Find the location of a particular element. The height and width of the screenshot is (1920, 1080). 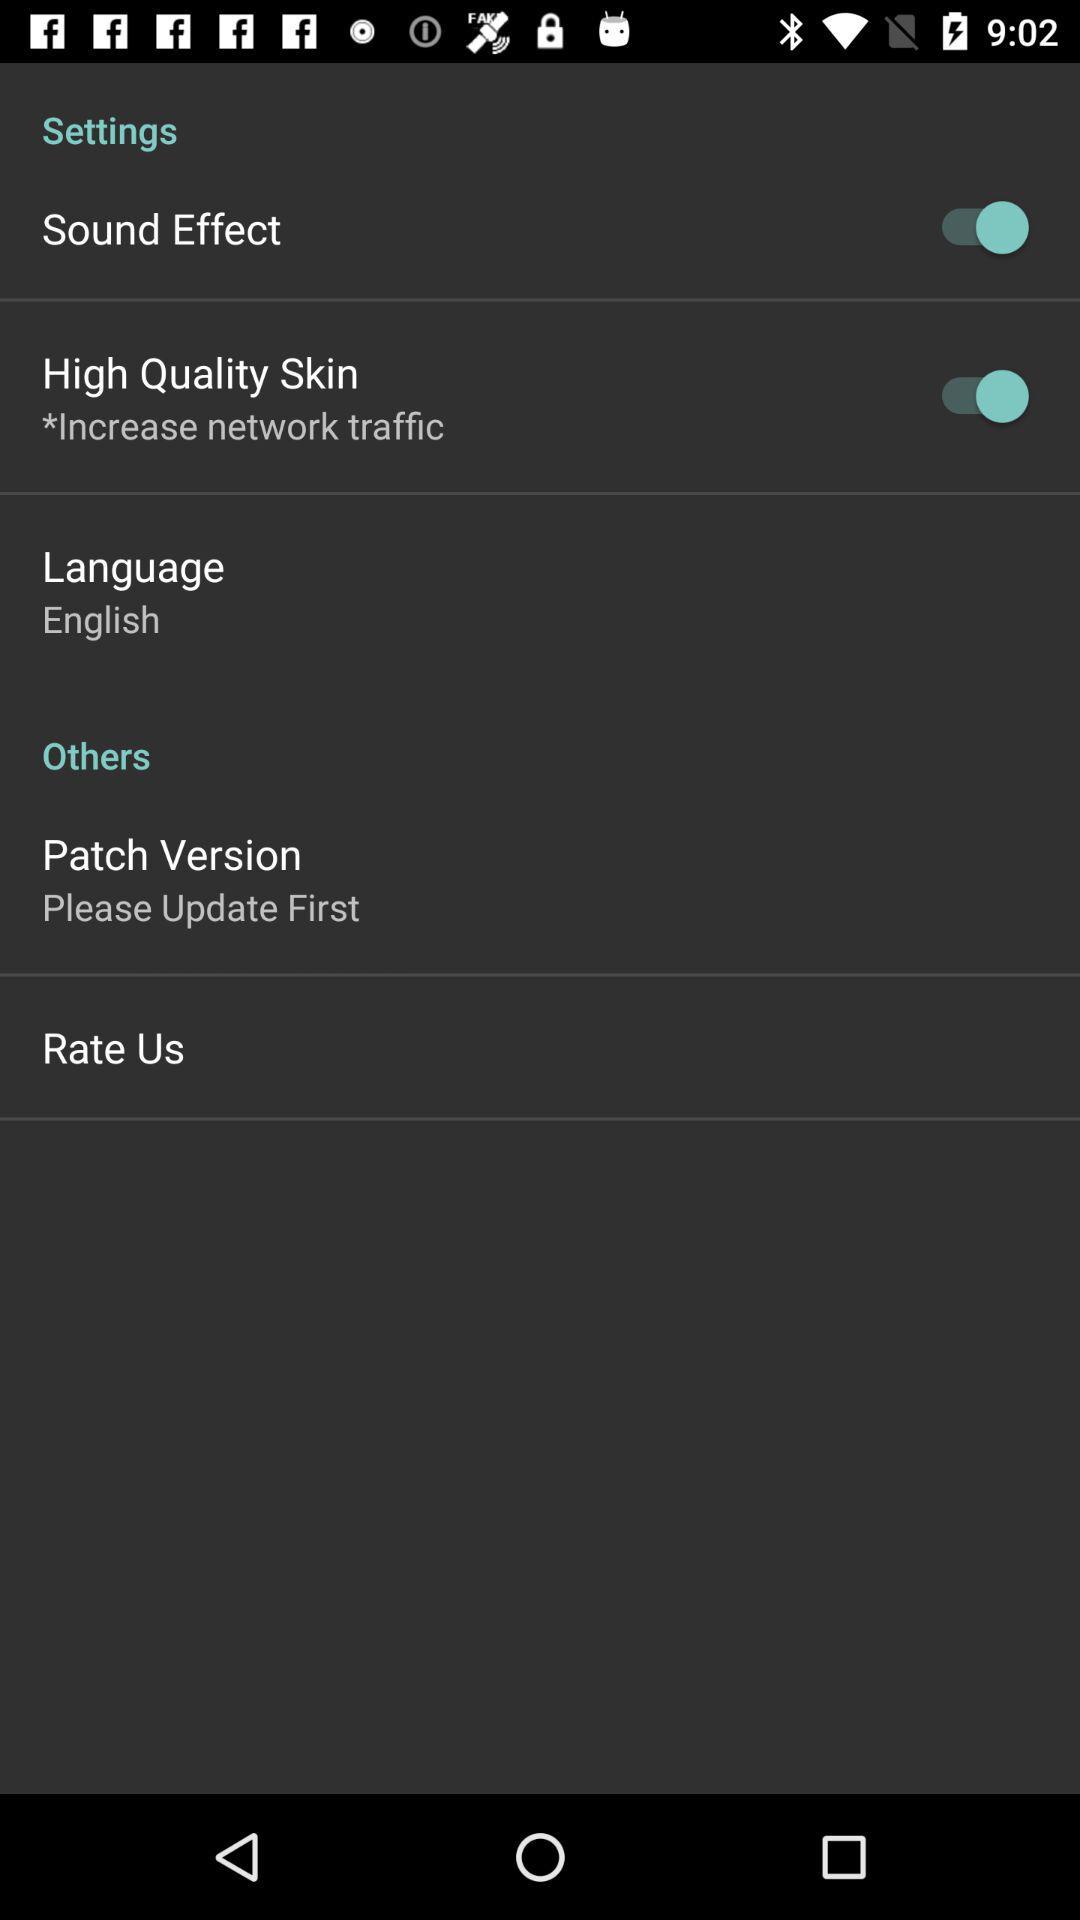

the patch version is located at coordinates (171, 853).